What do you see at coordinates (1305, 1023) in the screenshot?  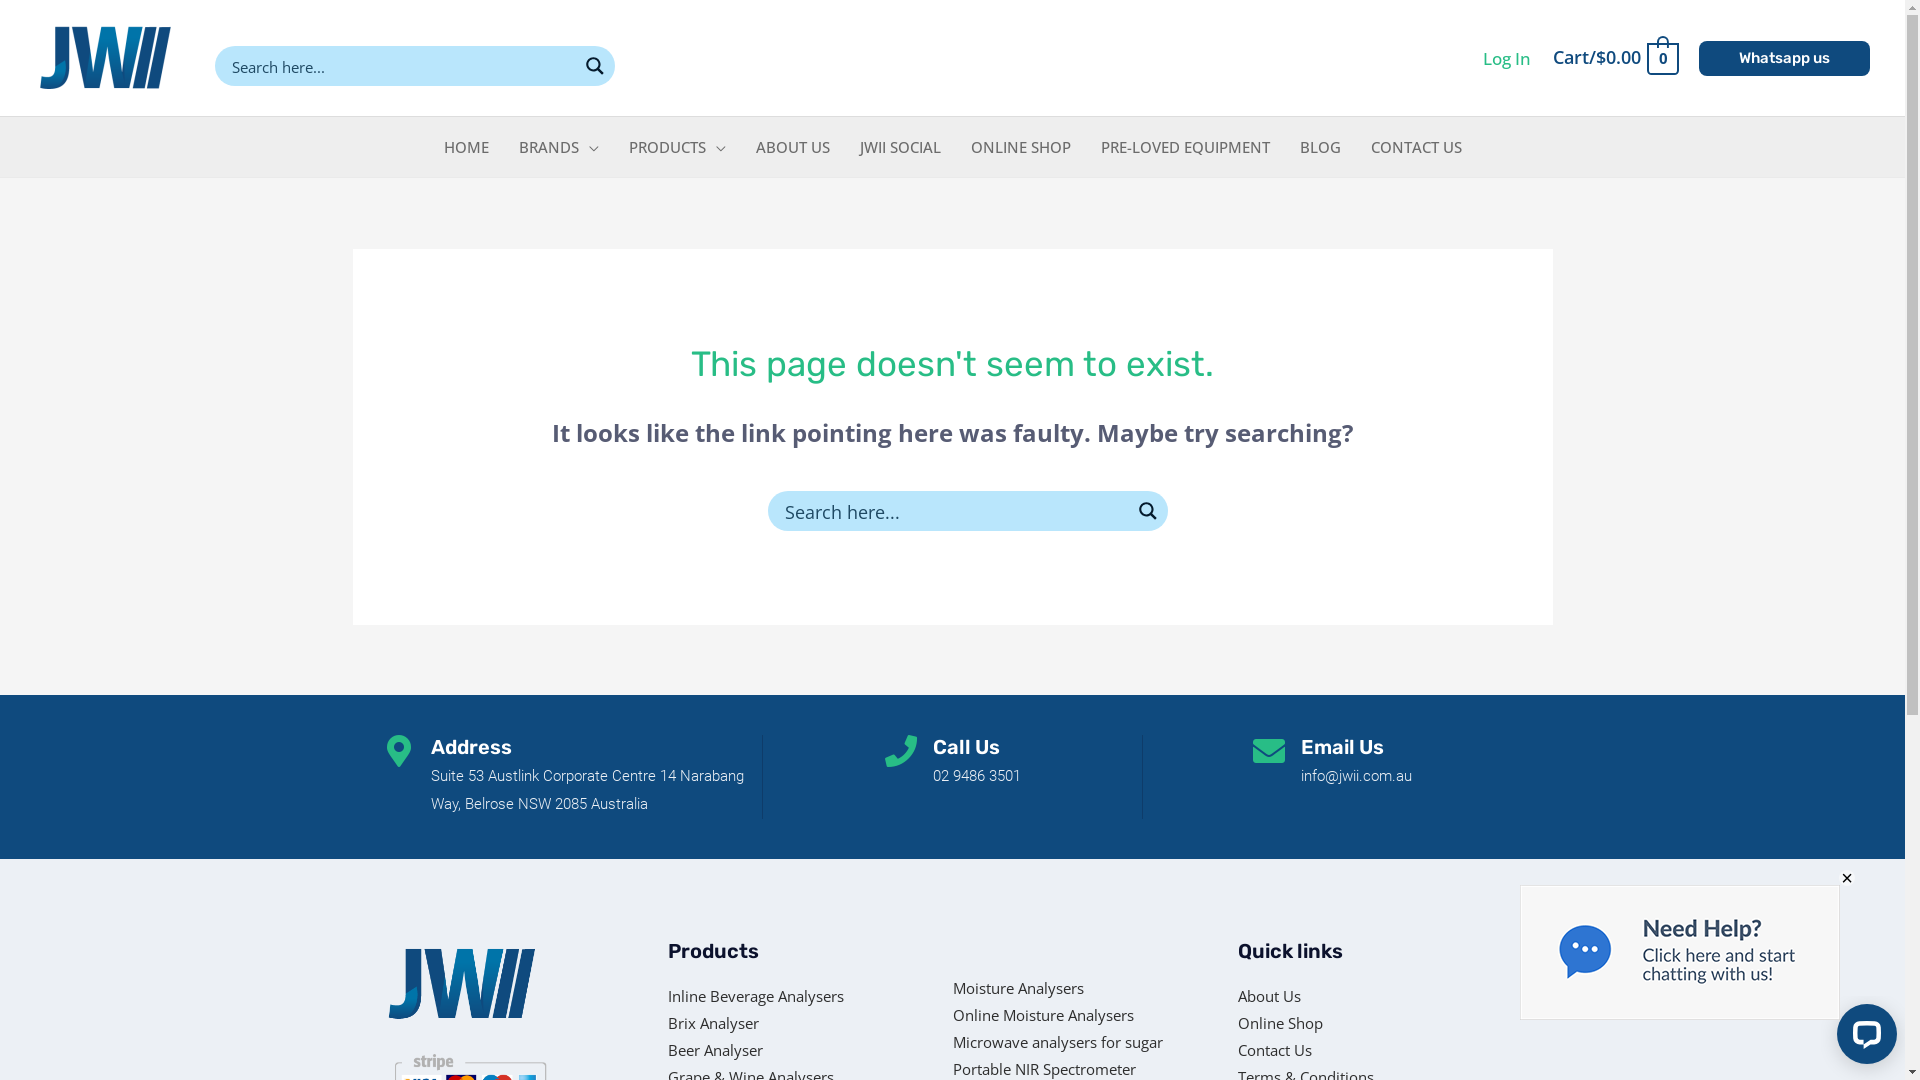 I see `'Online Shop'` at bounding box center [1305, 1023].